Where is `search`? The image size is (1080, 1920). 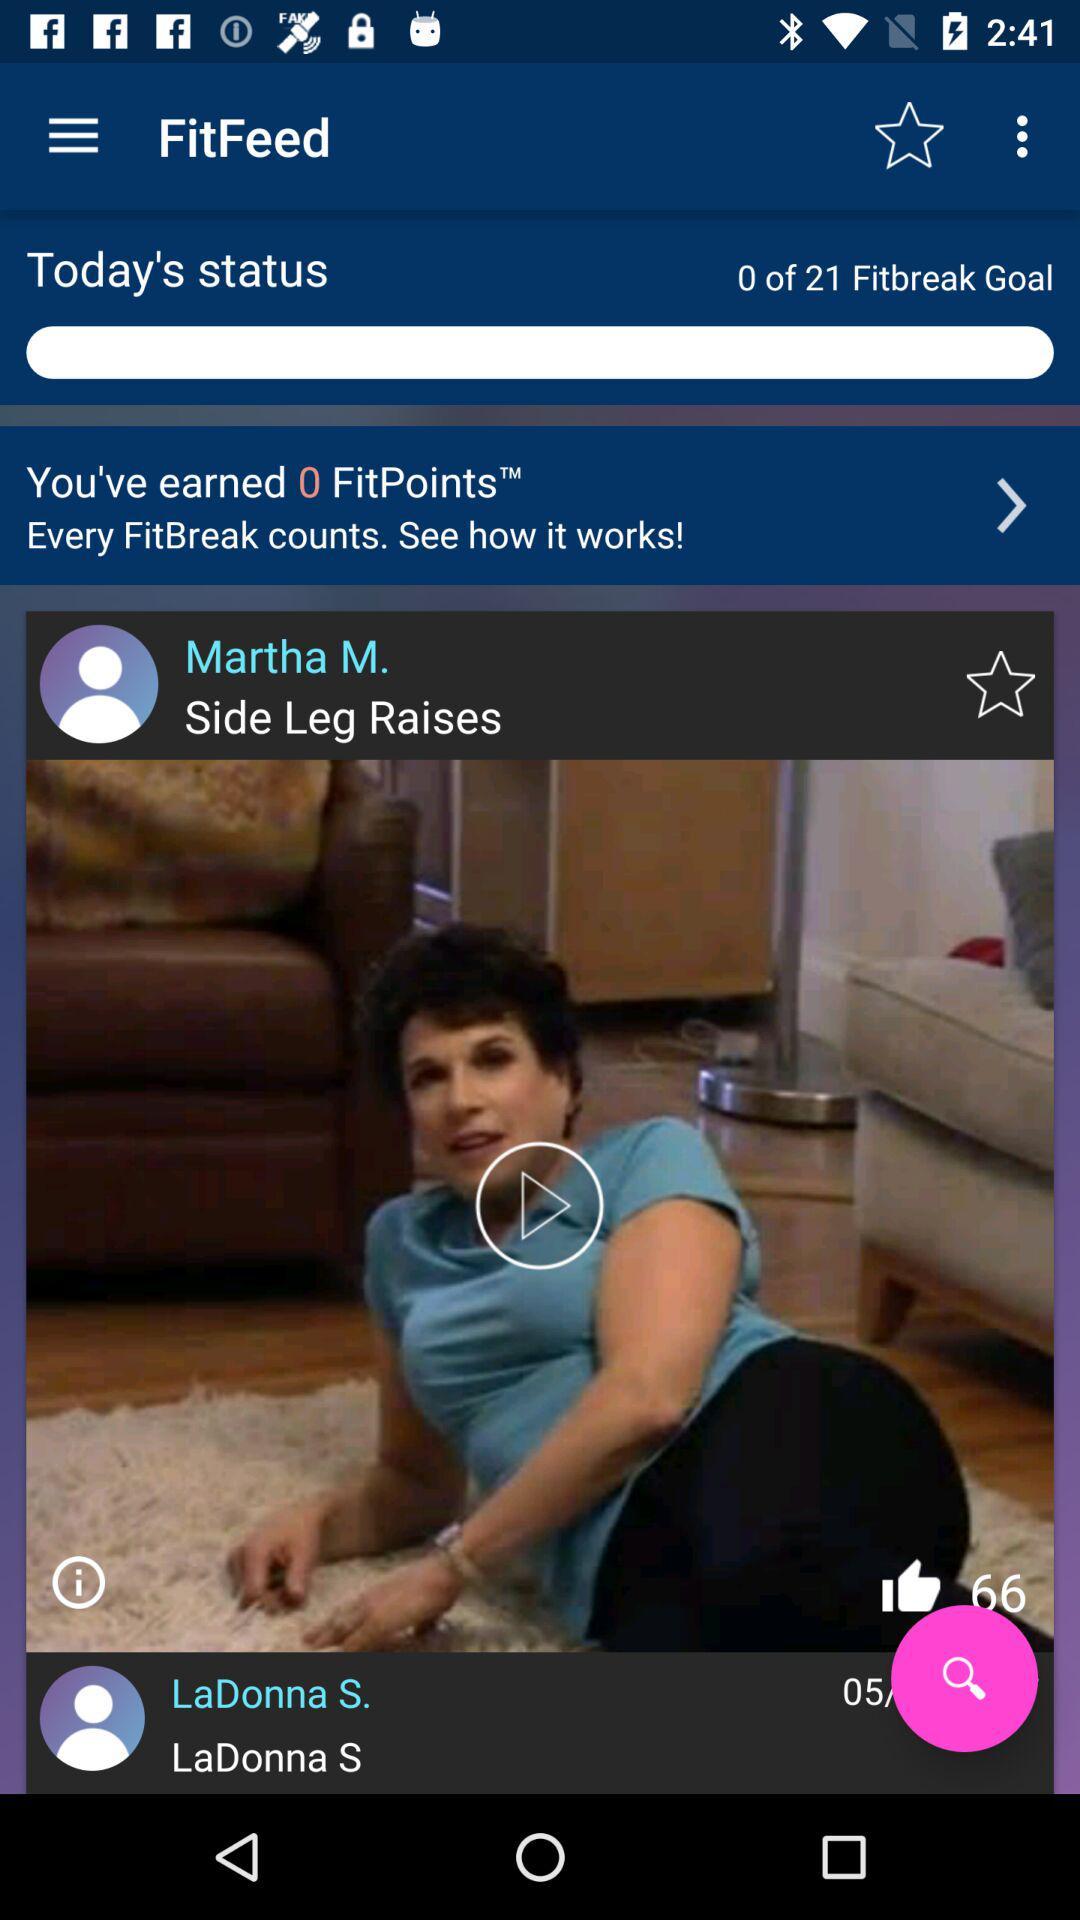
search is located at coordinates (963, 1678).